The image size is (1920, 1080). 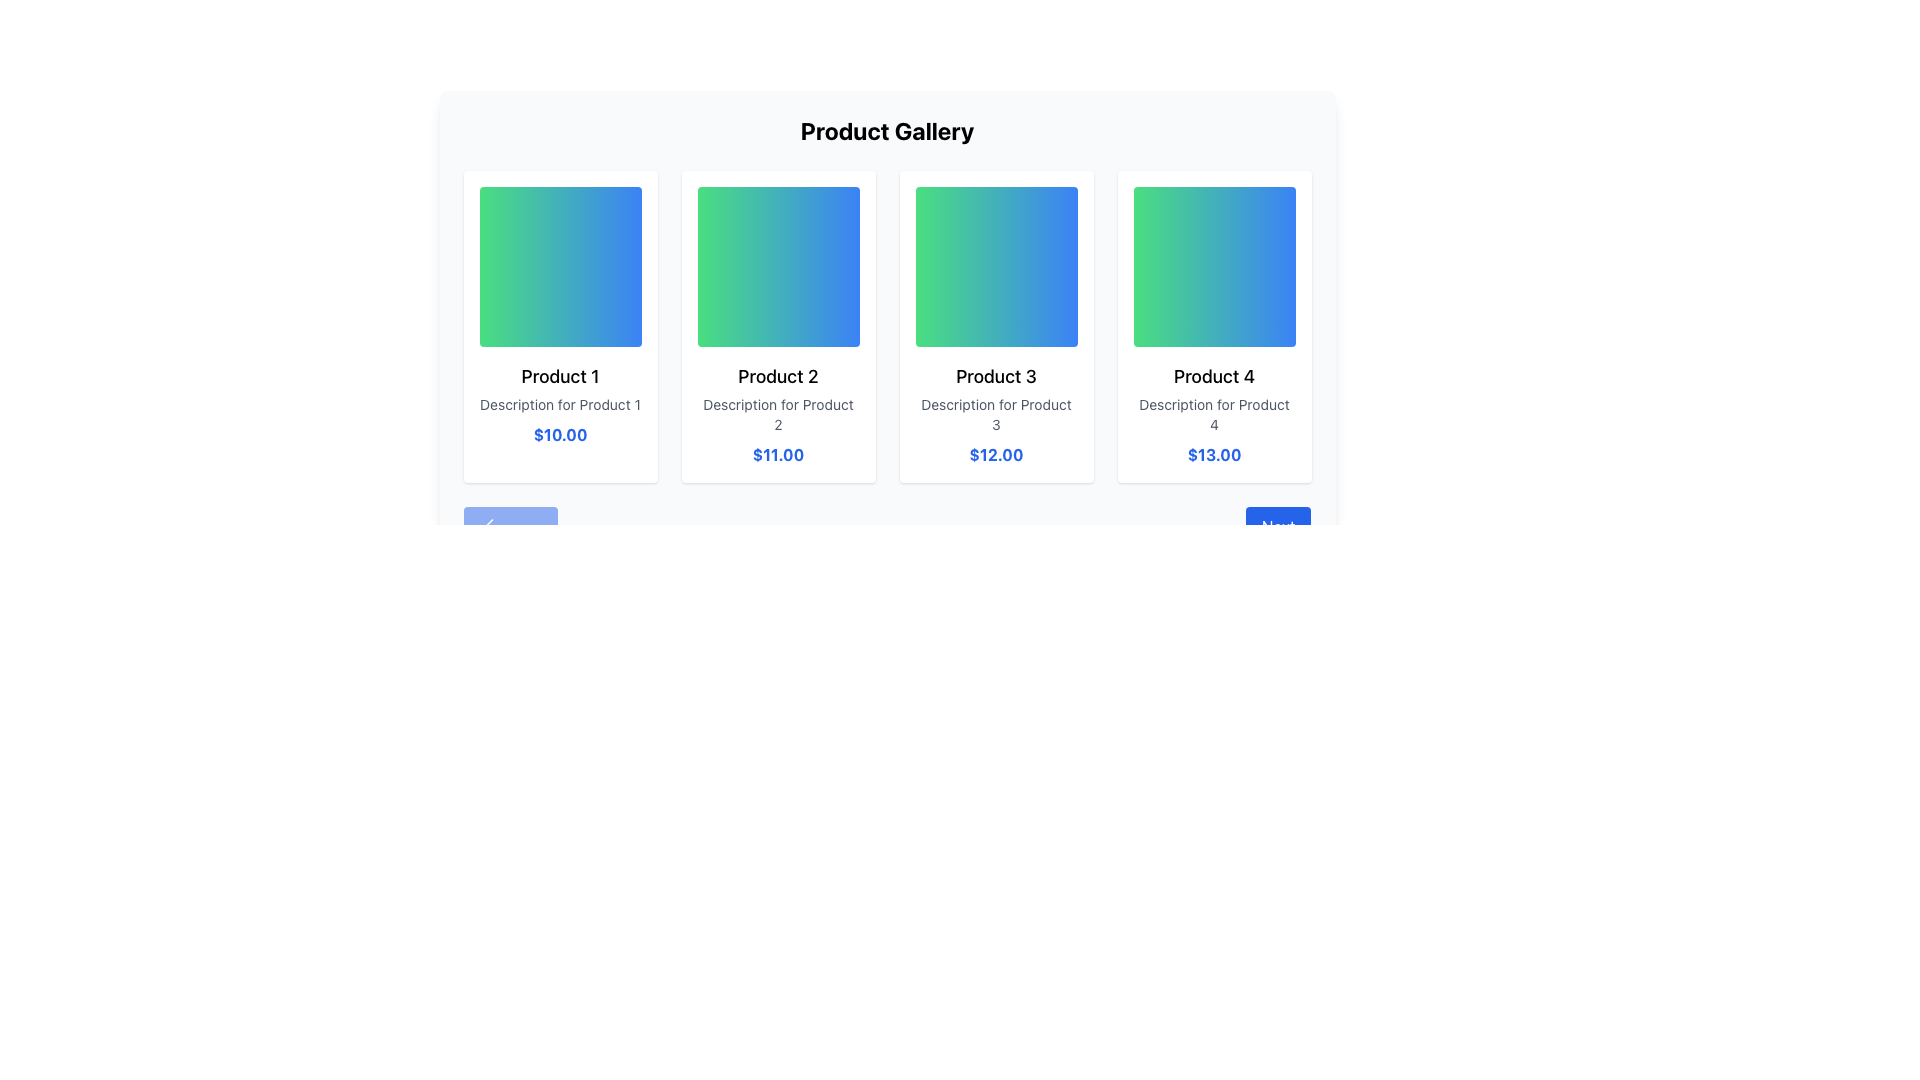 What do you see at coordinates (996, 414) in the screenshot?
I see `the Text Label displaying 'Description for Product 3', which is styled in small gray text and is located within the third product card below the title 'Product 3'` at bounding box center [996, 414].